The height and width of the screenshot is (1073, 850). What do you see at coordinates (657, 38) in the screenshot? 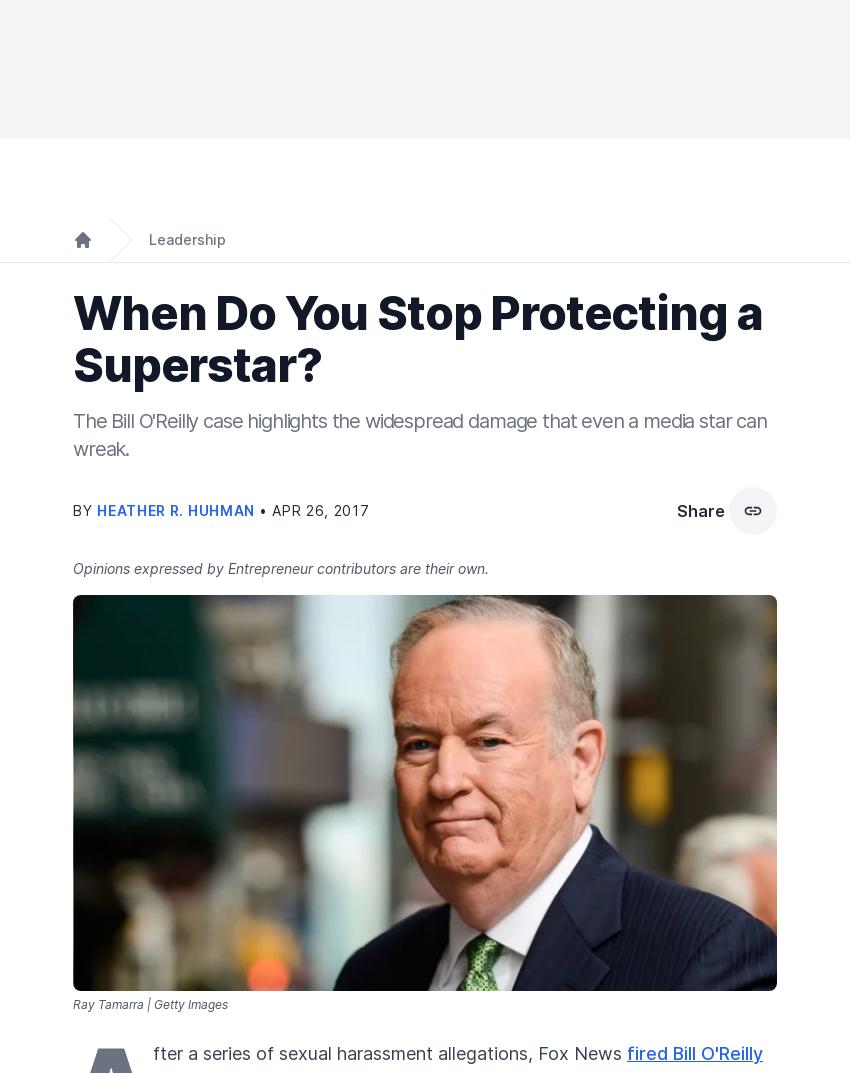
I see `'Subscribe'` at bounding box center [657, 38].